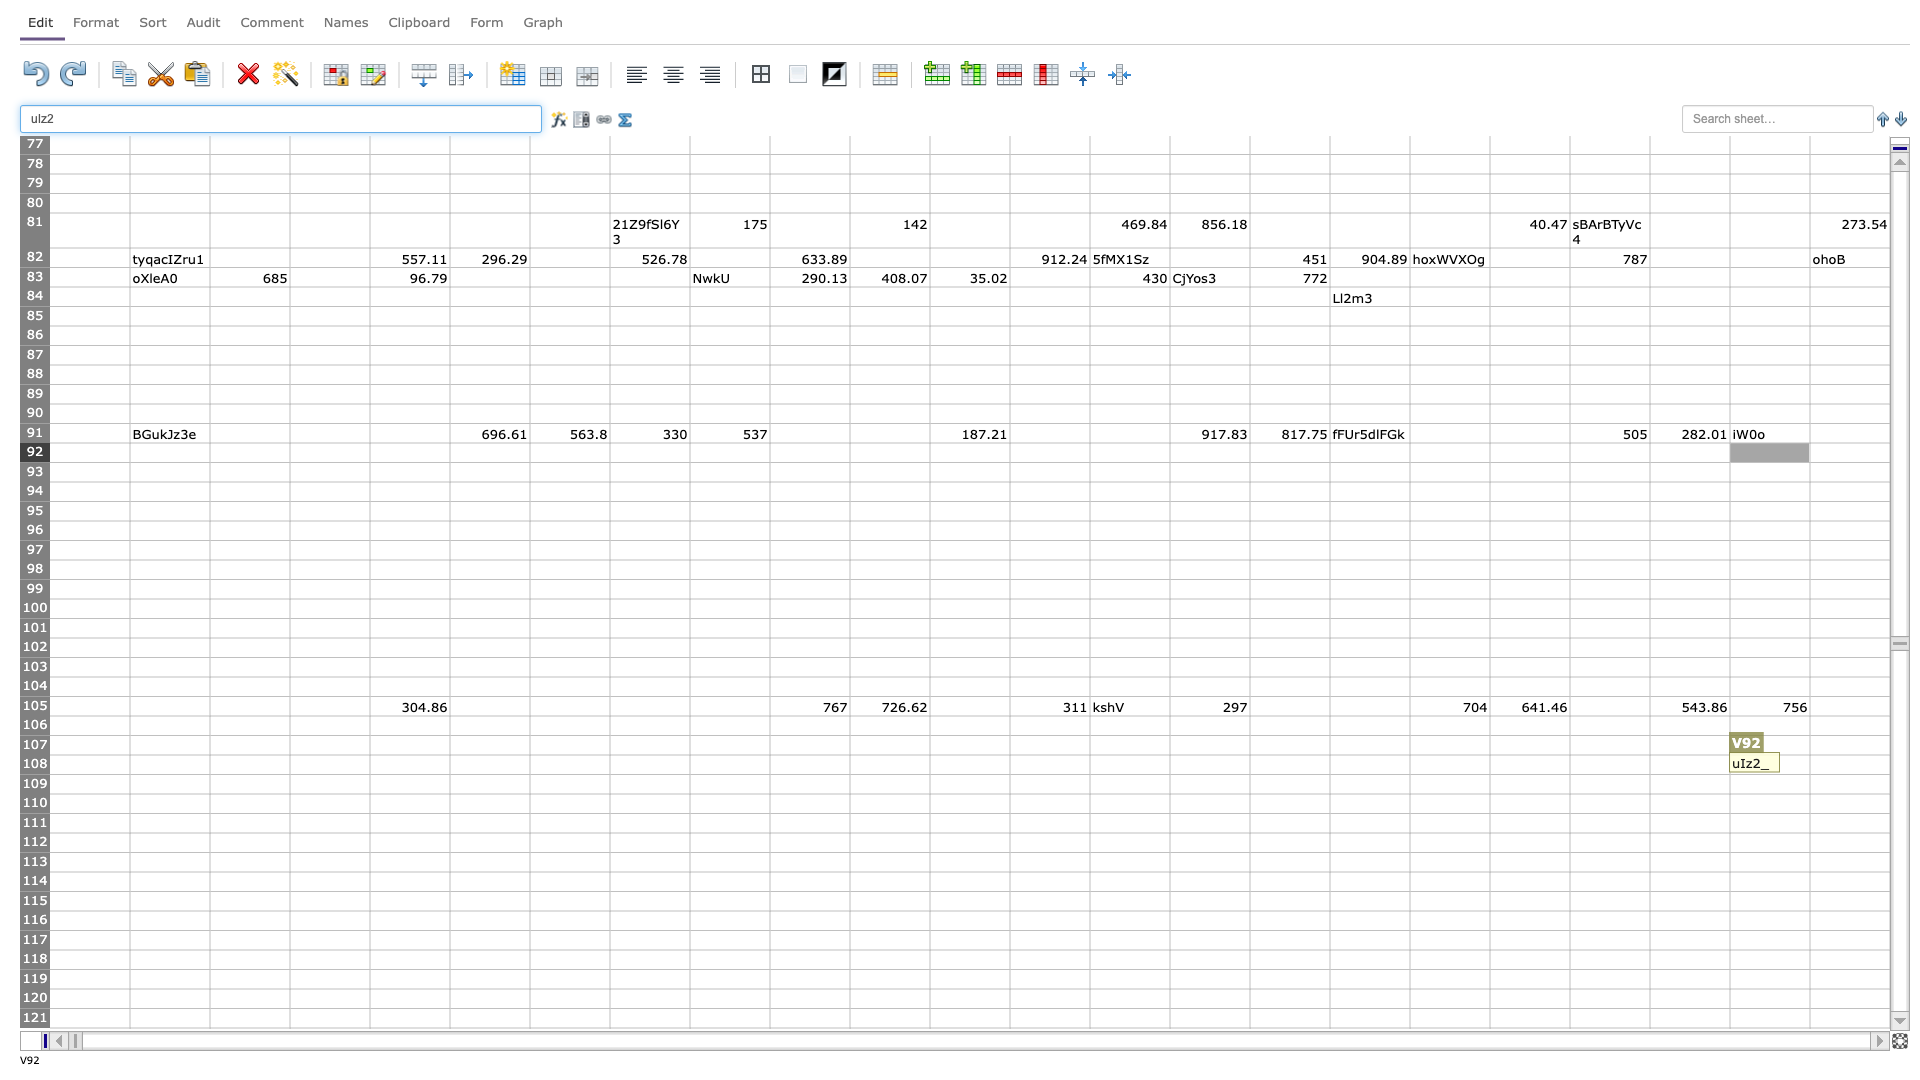 This screenshot has height=1080, width=1920. Describe the element at coordinates (529, 764) in the screenshot. I see `Right border of cell F-108` at that location.